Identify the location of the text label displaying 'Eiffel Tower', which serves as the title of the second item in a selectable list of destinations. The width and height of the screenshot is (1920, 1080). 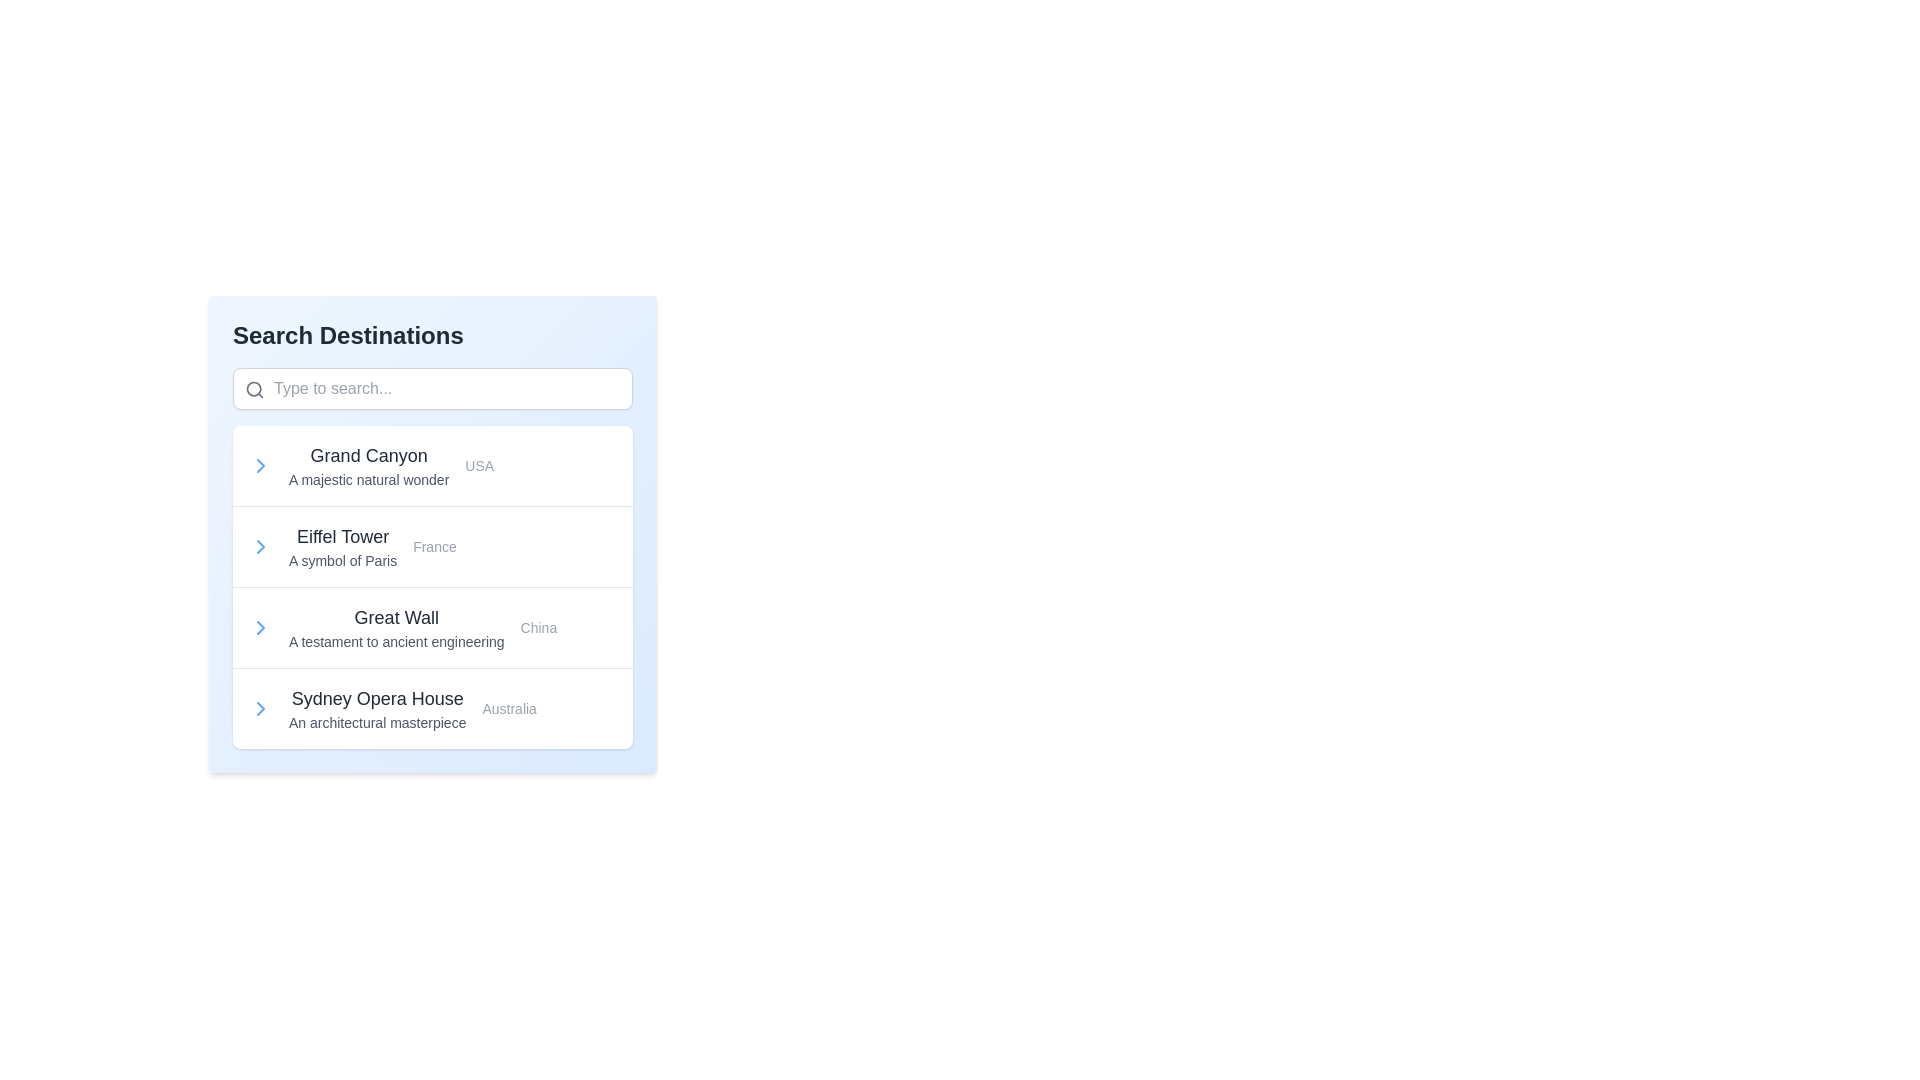
(343, 535).